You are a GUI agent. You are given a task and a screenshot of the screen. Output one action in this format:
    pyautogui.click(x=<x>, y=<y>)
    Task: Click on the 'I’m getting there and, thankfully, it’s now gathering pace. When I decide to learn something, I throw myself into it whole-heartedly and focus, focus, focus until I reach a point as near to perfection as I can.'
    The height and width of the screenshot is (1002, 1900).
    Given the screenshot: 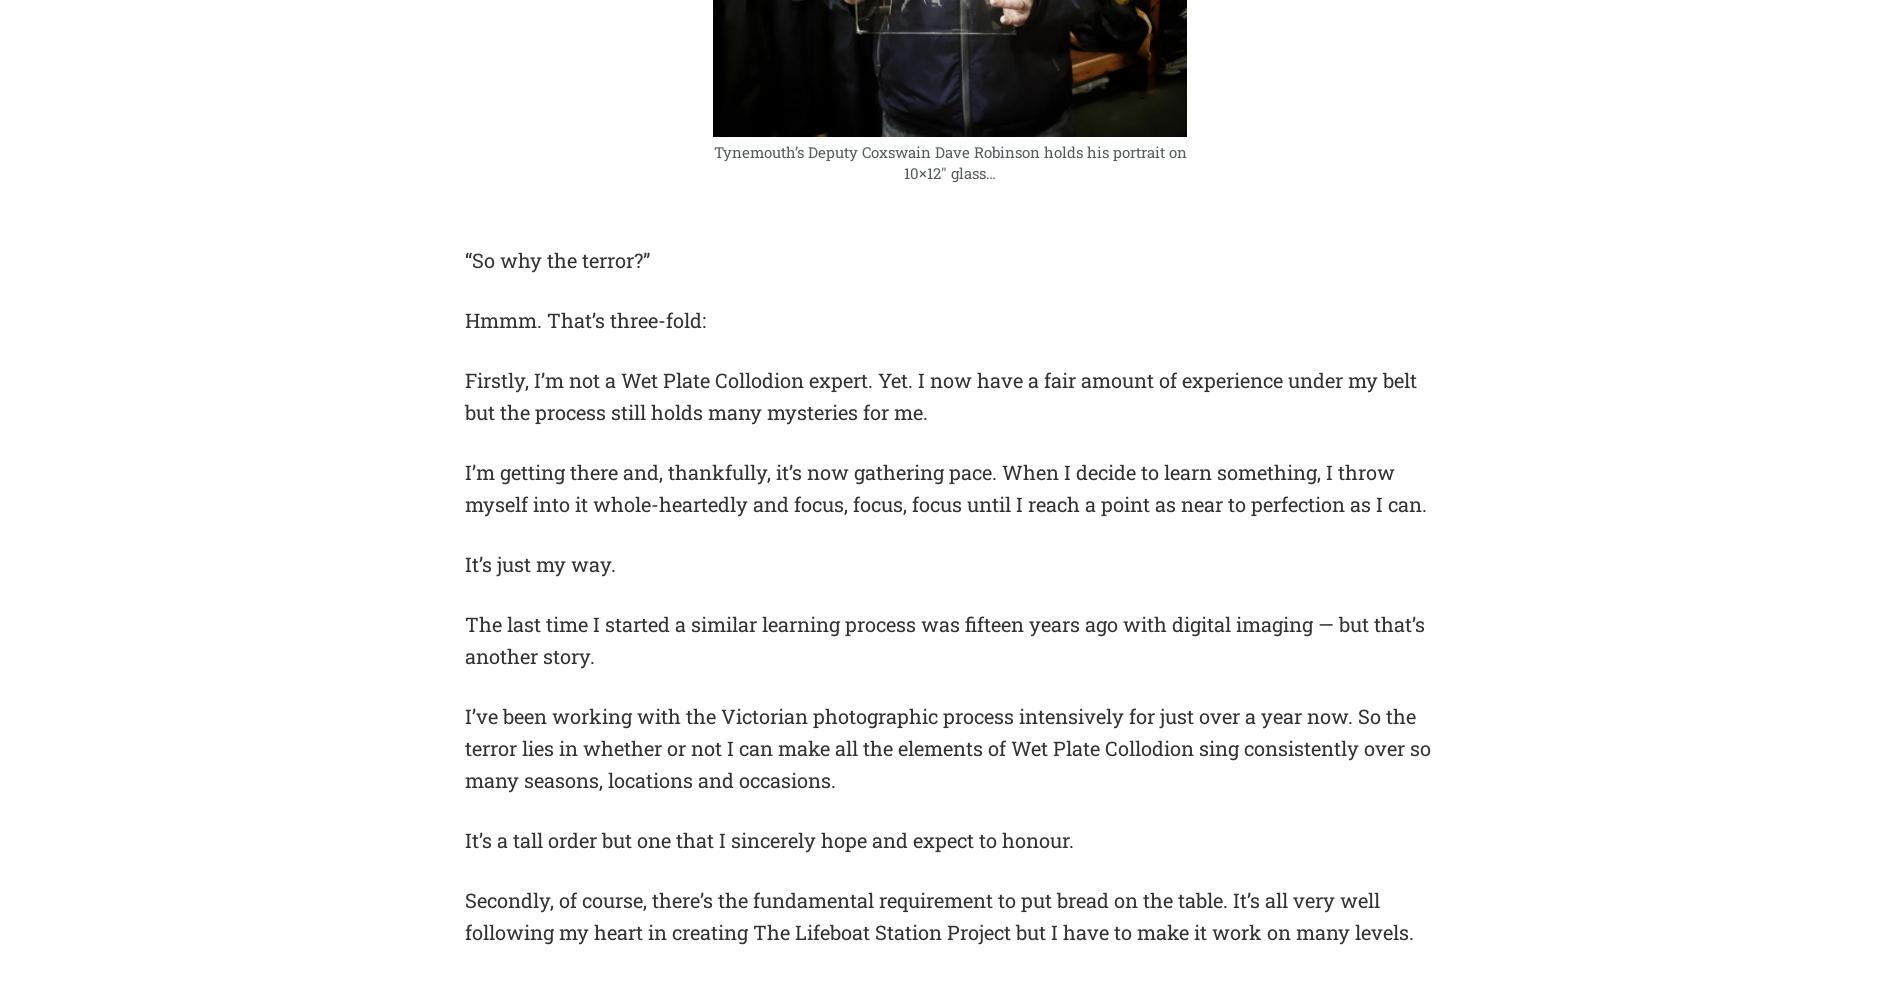 What is the action you would take?
    pyautogui.click(x=945, y=486)
    